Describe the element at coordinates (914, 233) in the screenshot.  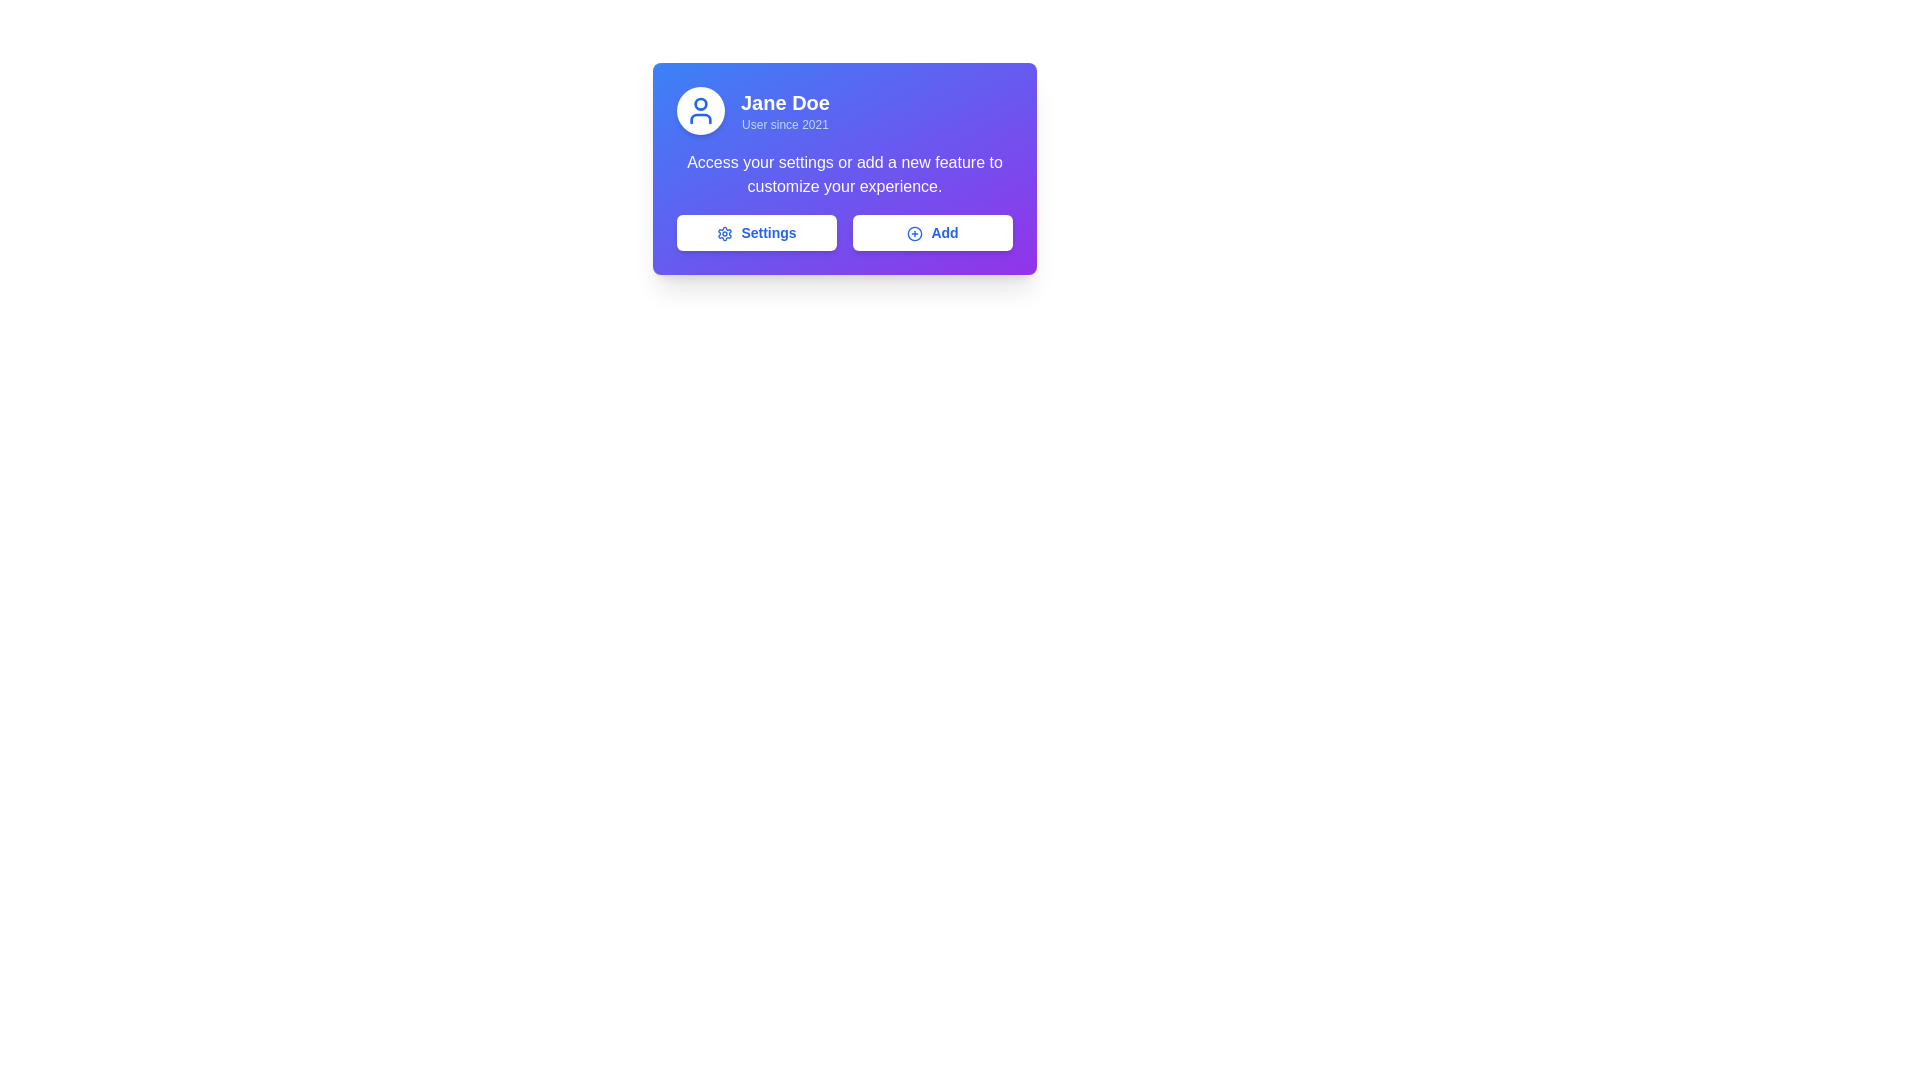
I see `the Icon that visually enhances the 'Add' button, suggesting the addition of an item or feature` at that location.